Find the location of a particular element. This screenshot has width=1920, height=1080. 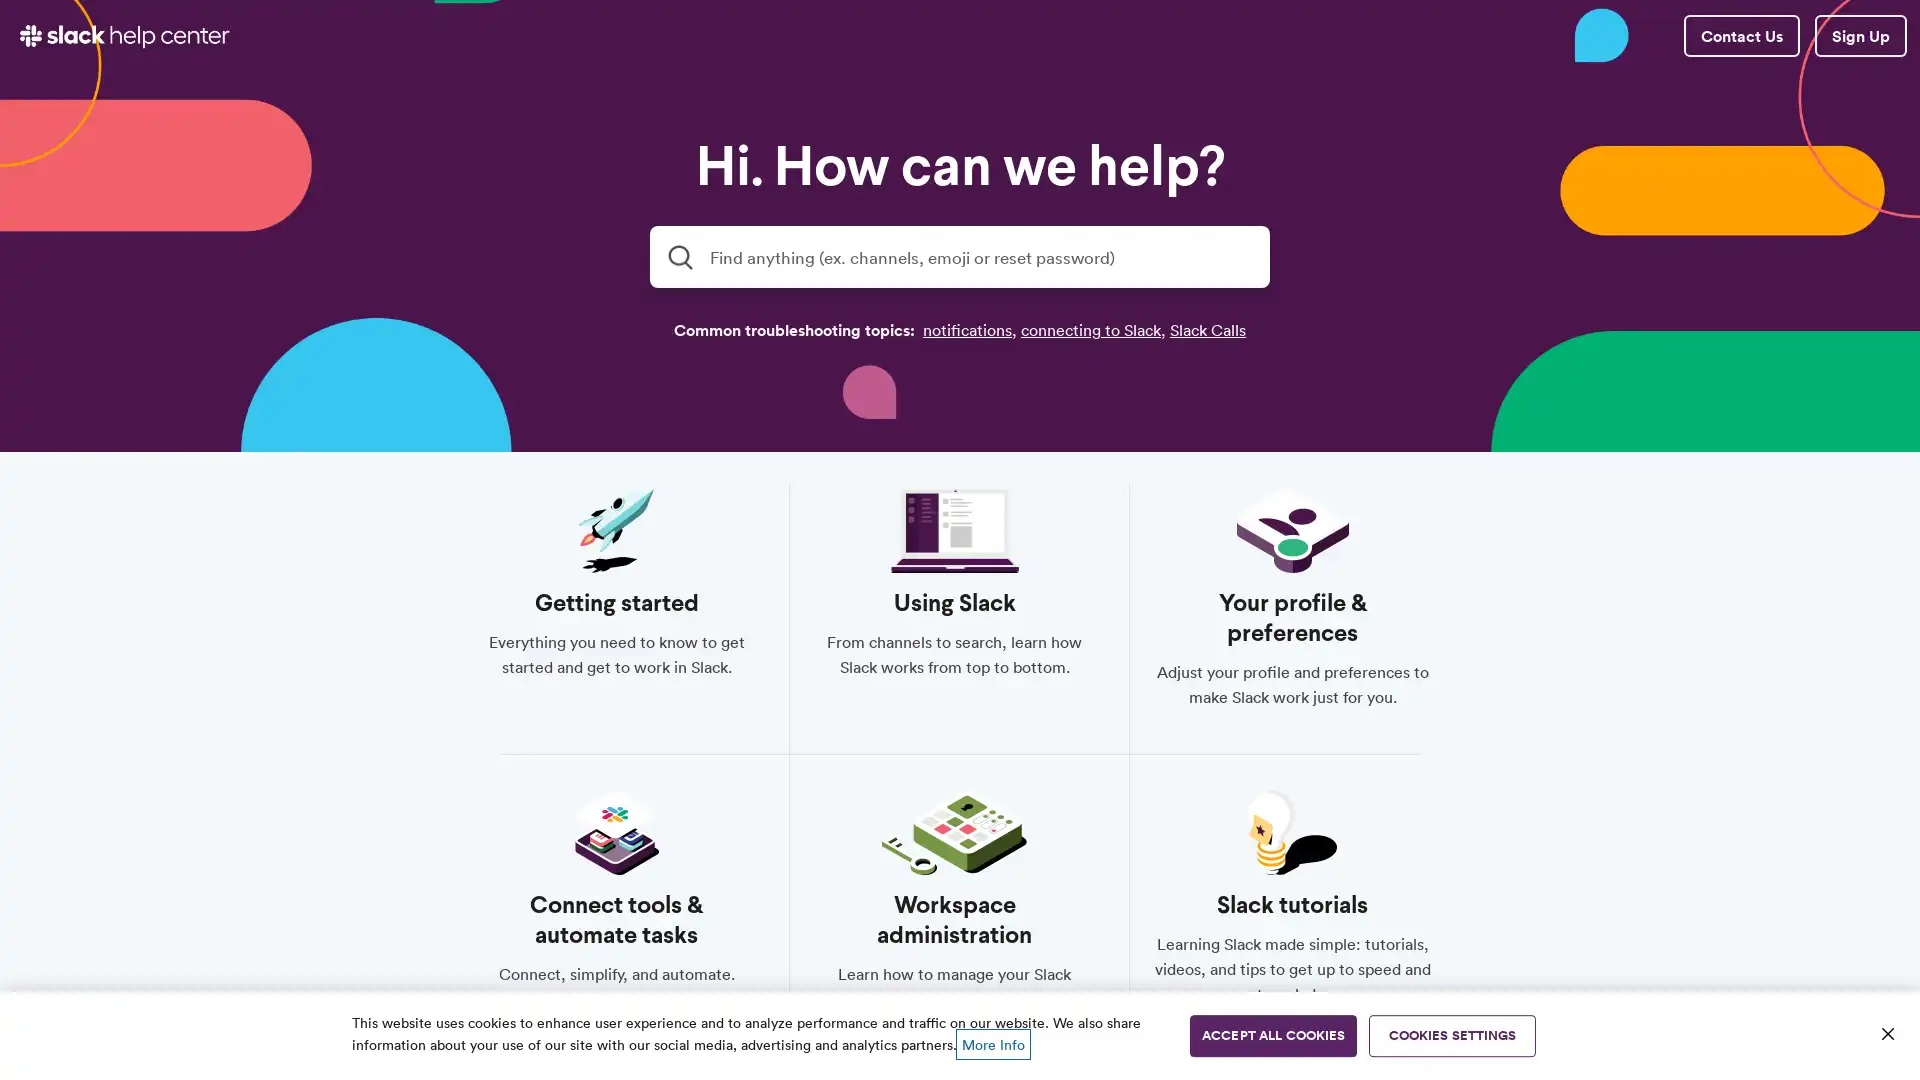

Close is located at coordinates (1886, 1033).